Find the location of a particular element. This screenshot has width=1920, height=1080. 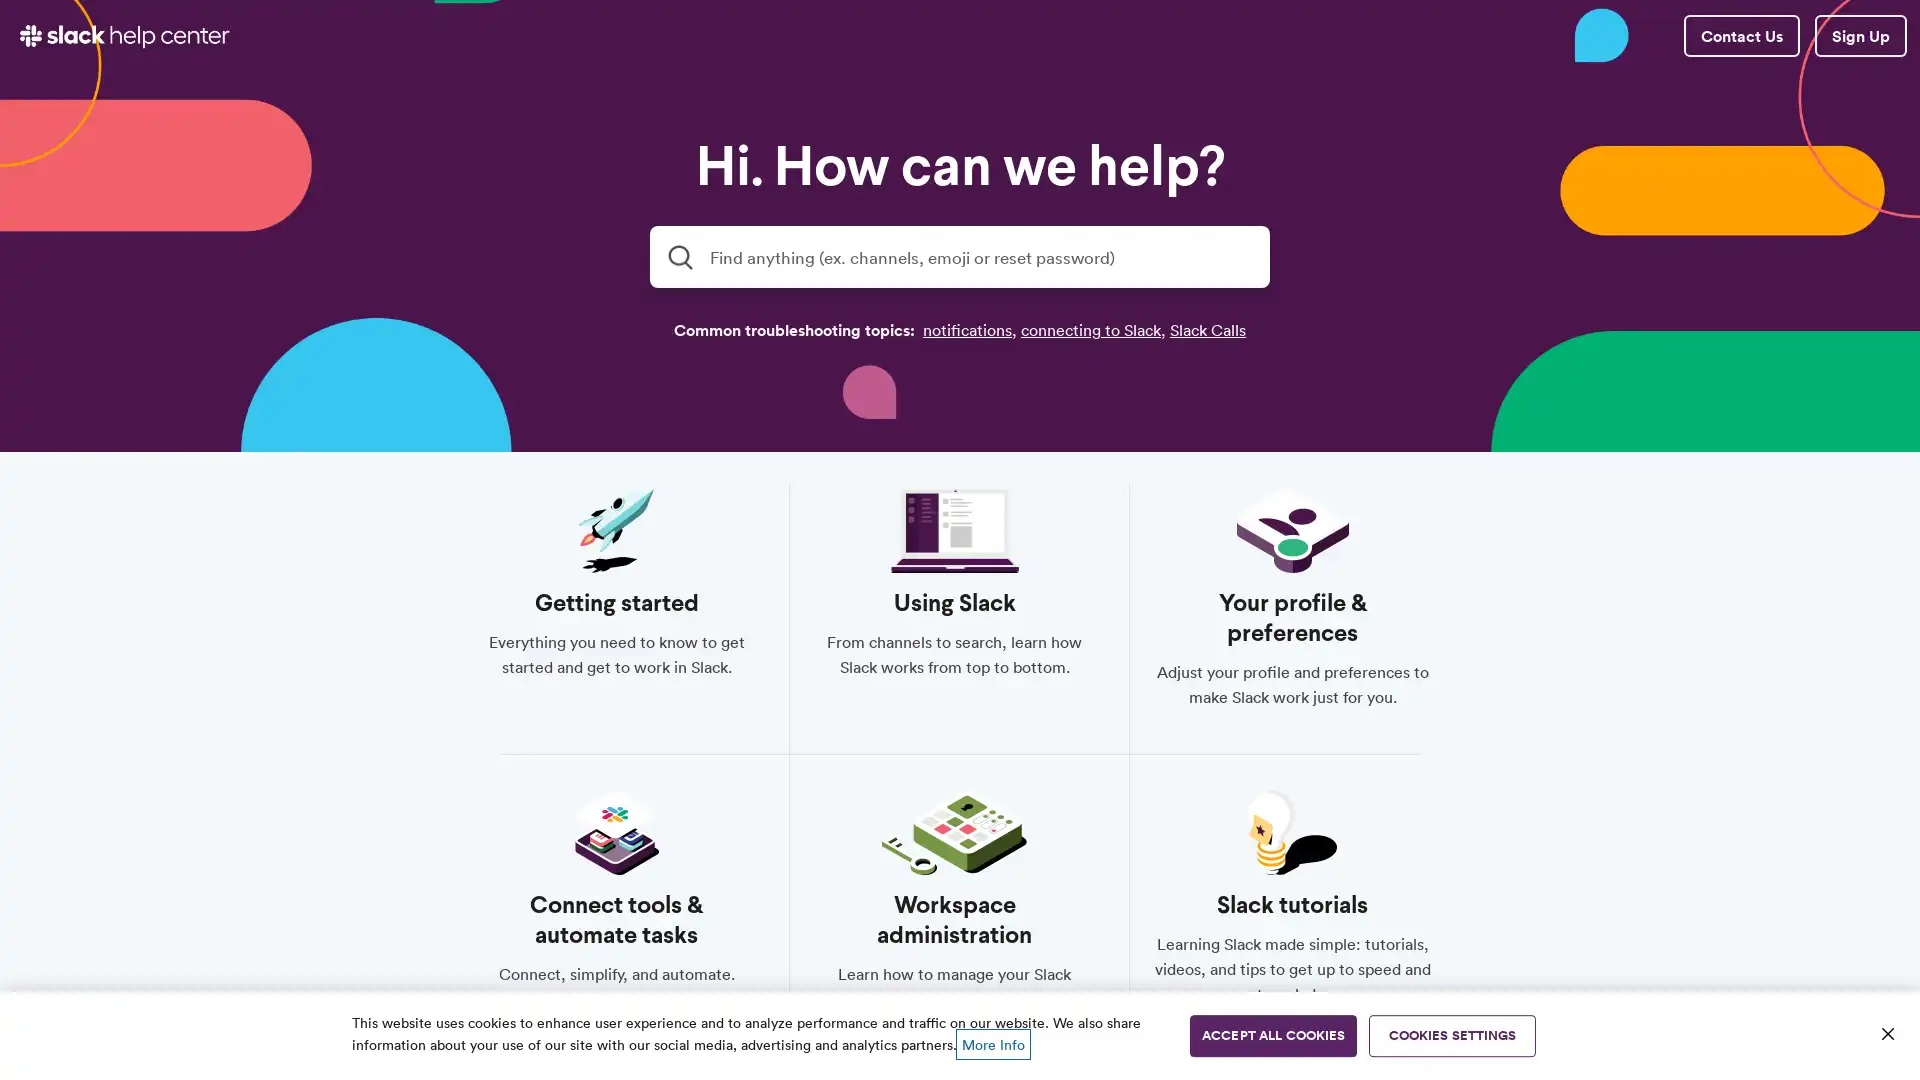

Close is located at coordinates (1886, 1033).